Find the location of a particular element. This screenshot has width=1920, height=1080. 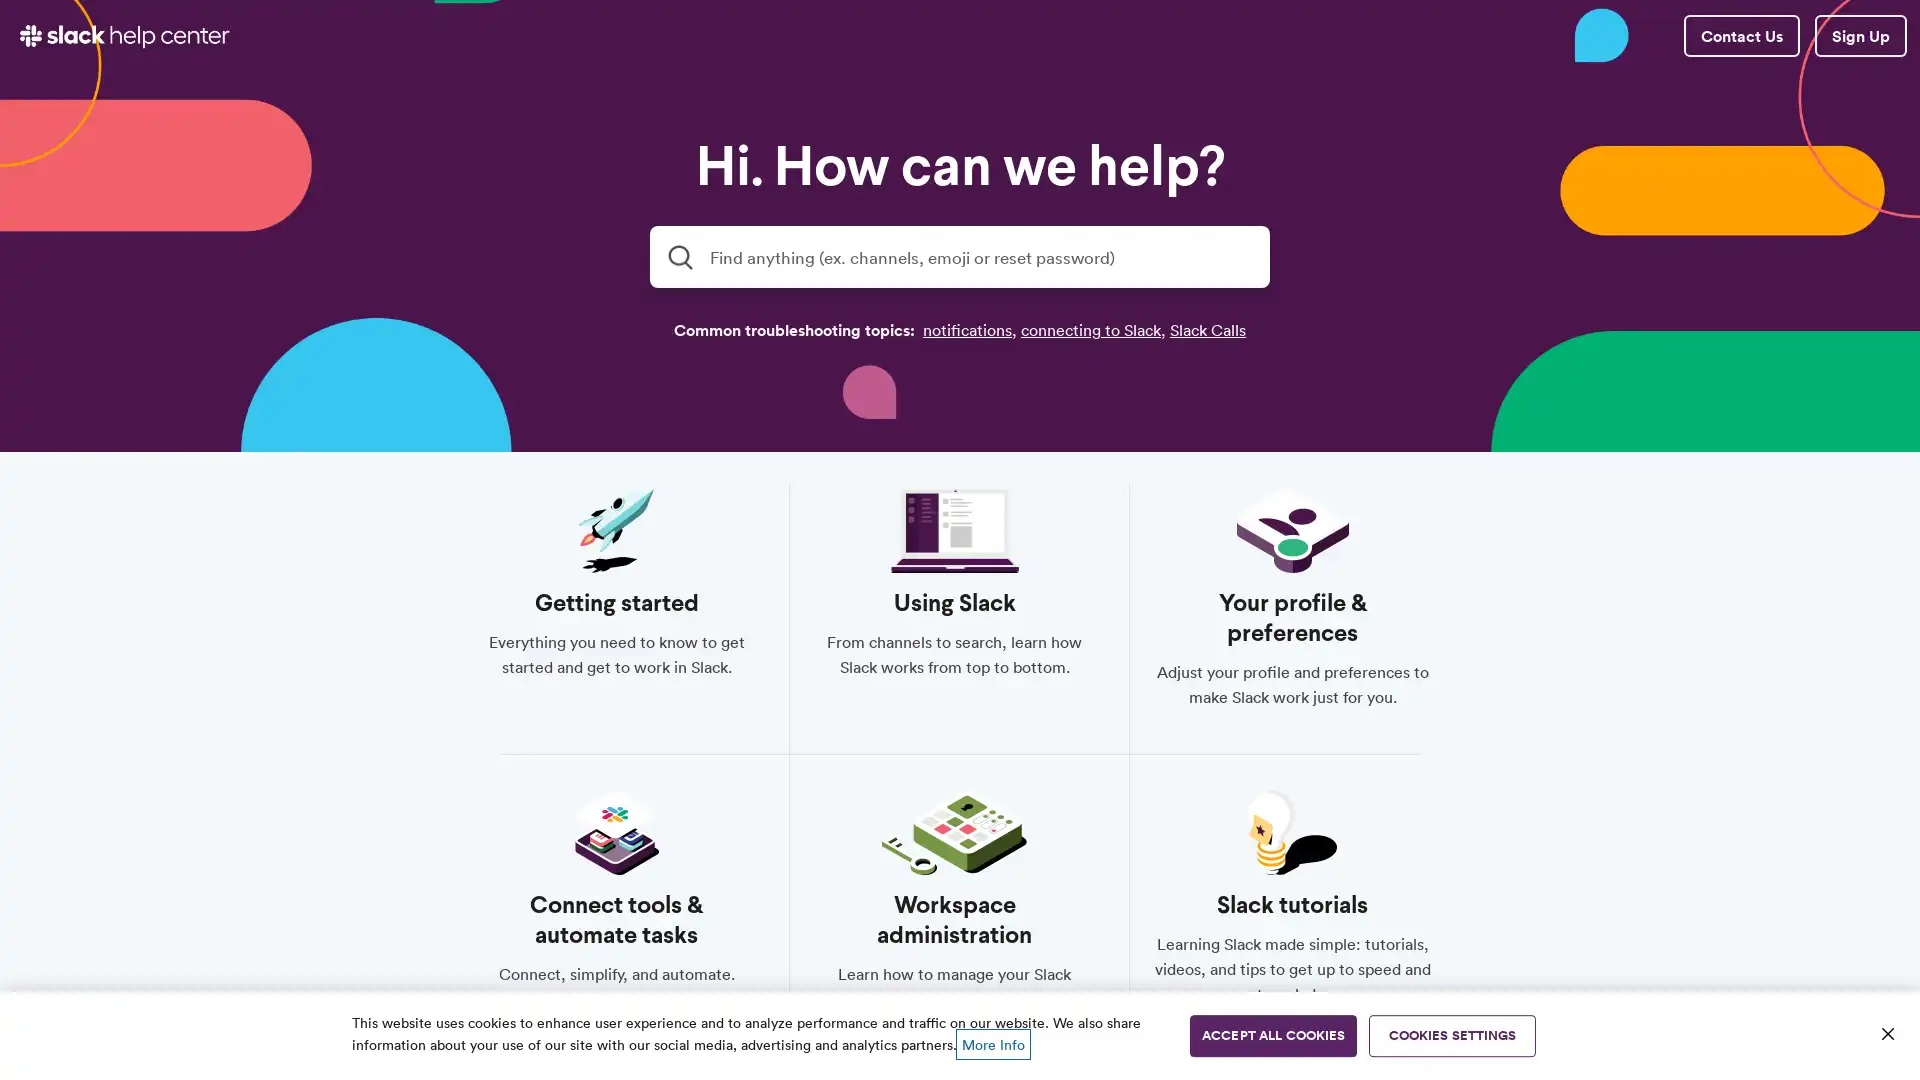

Close is located at coordinates (1886, 1033).